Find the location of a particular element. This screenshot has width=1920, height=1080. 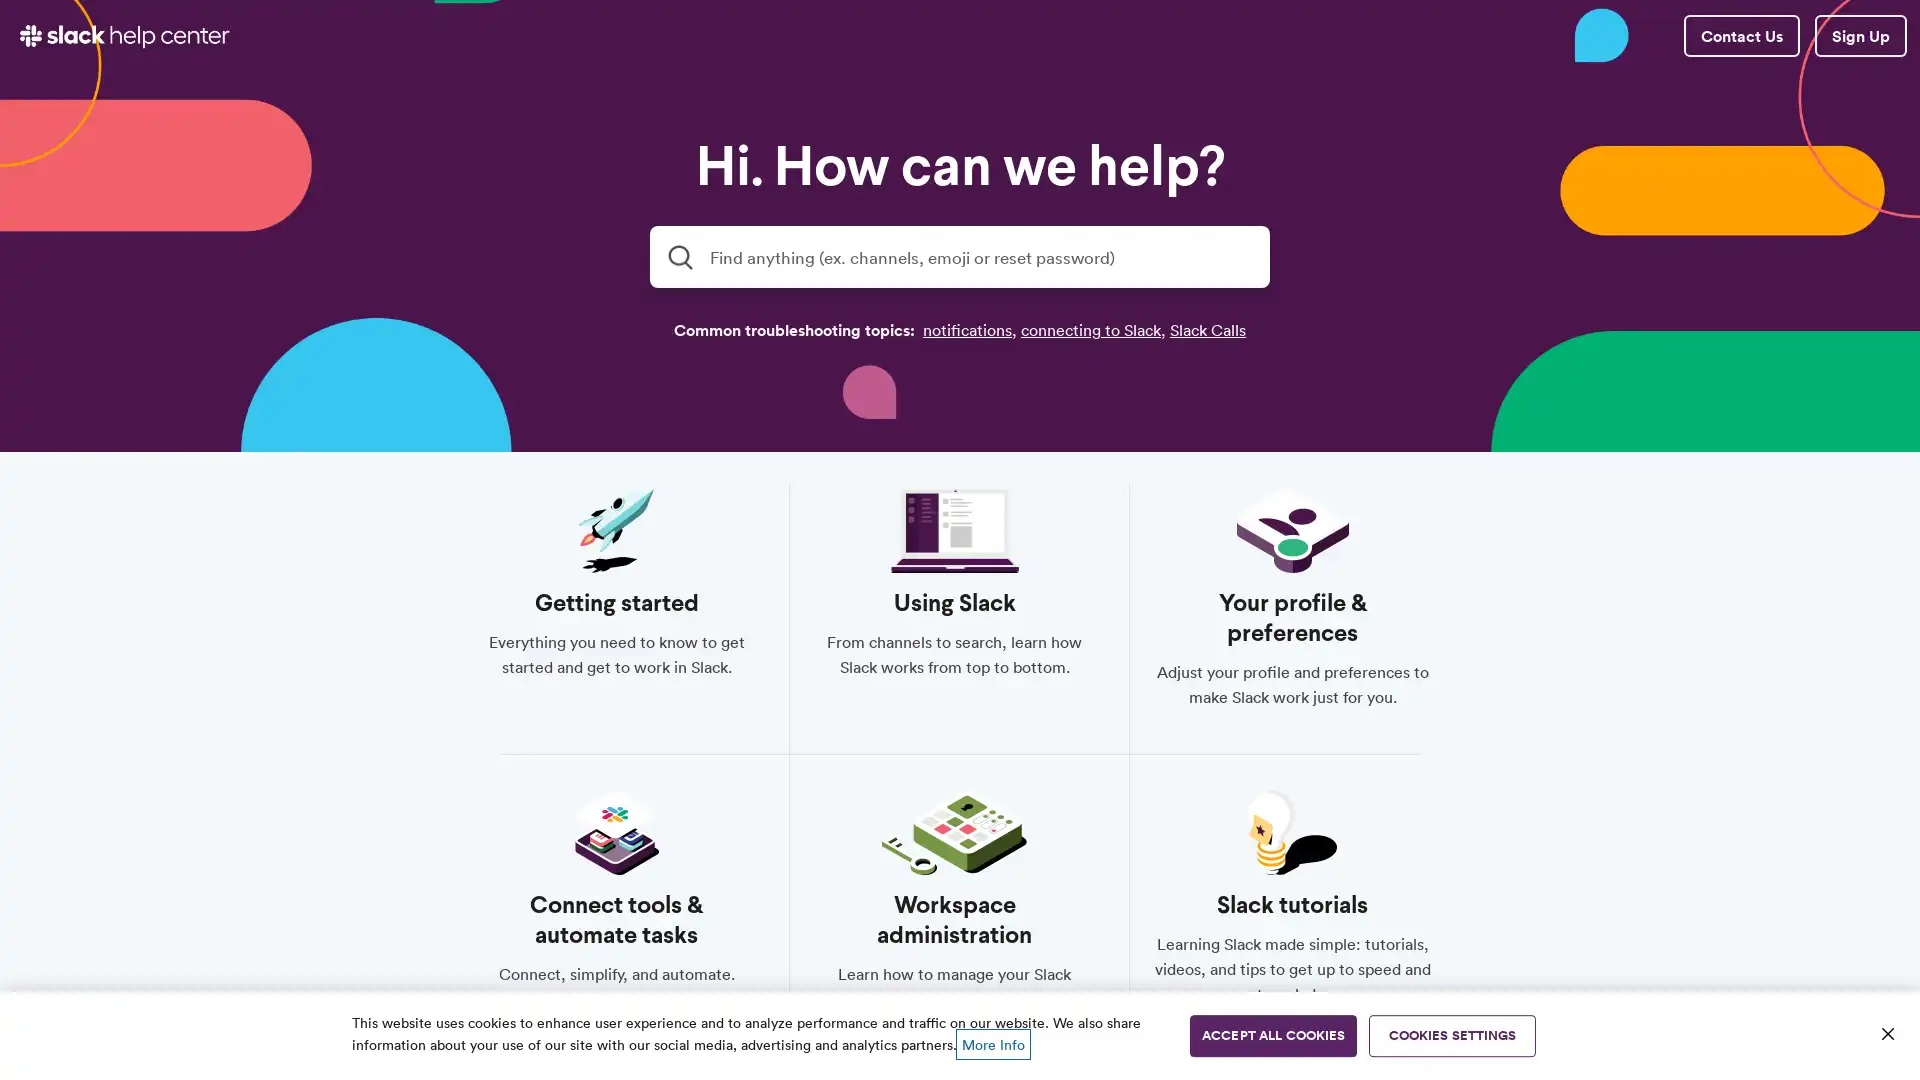

Close is located at coordinates (1886, 1033).